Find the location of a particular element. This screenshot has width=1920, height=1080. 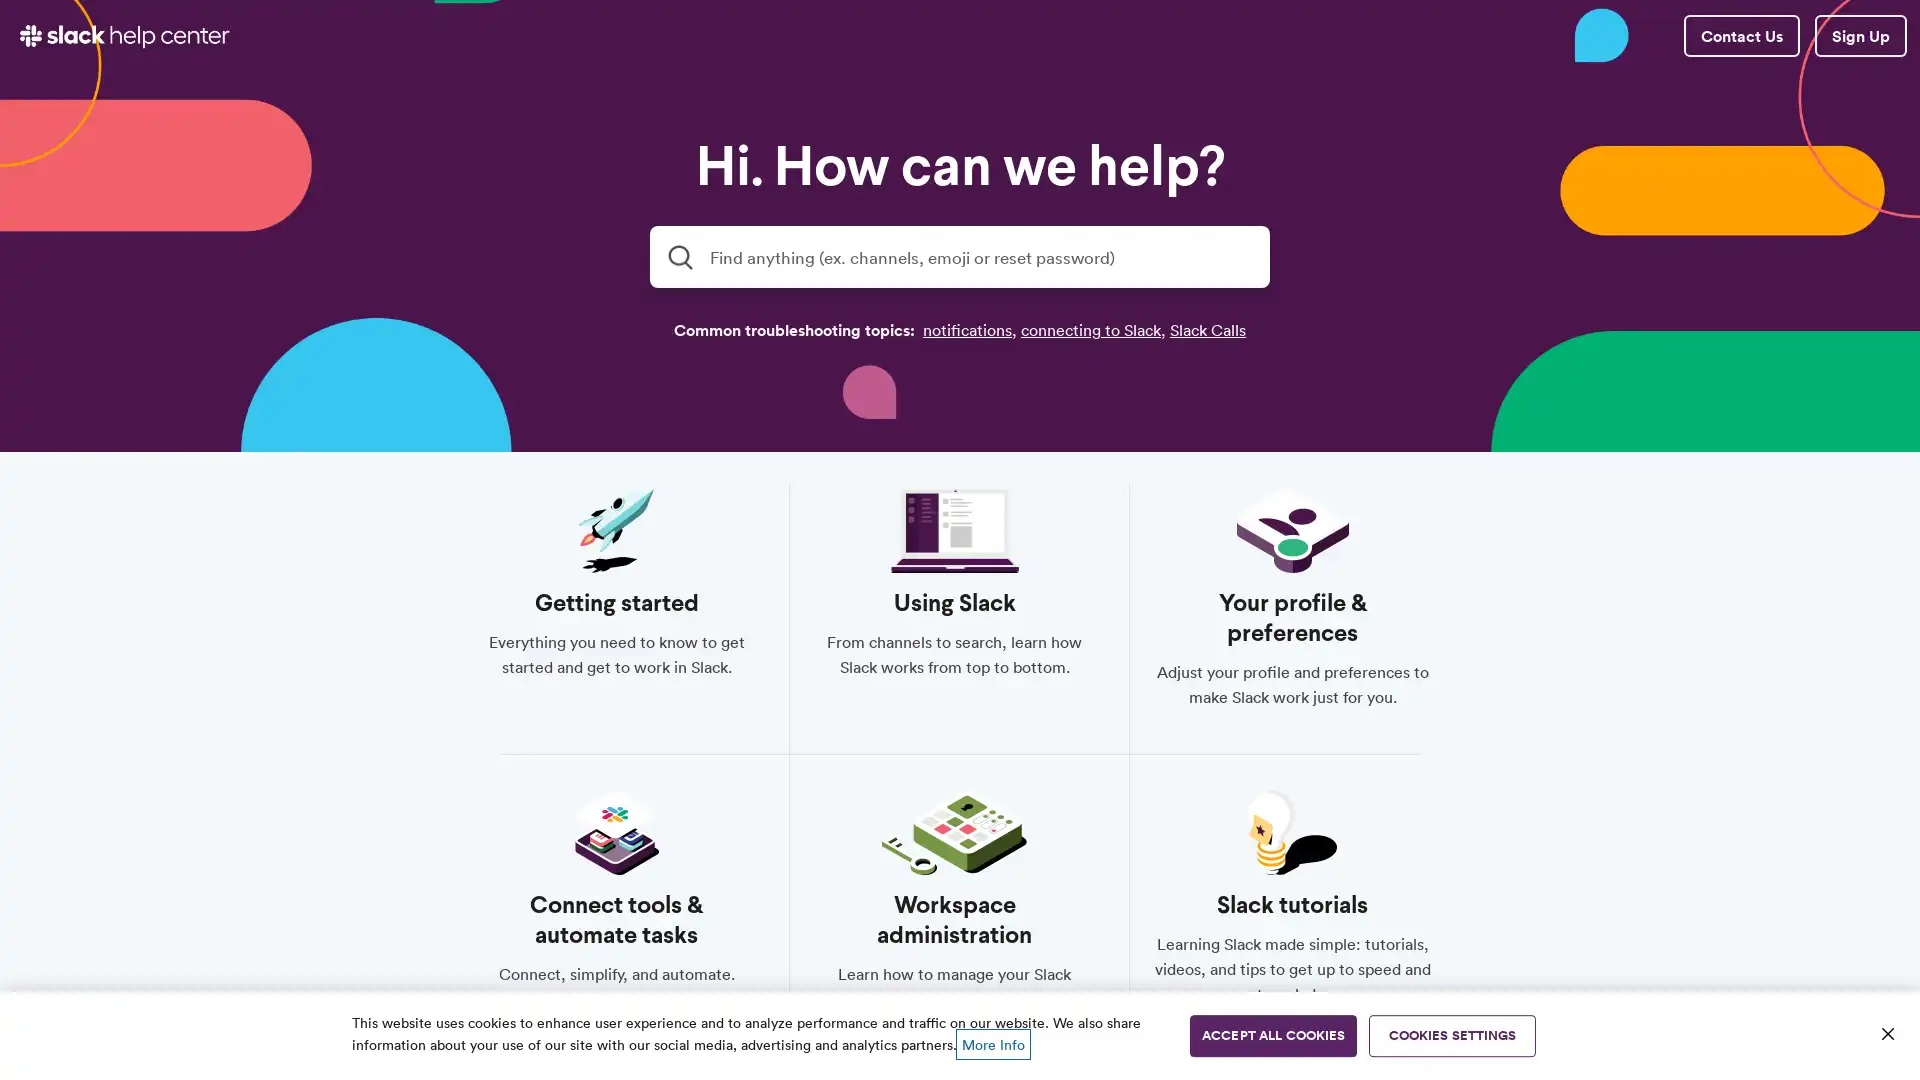

Close is located at coordinates (1886, 1033).